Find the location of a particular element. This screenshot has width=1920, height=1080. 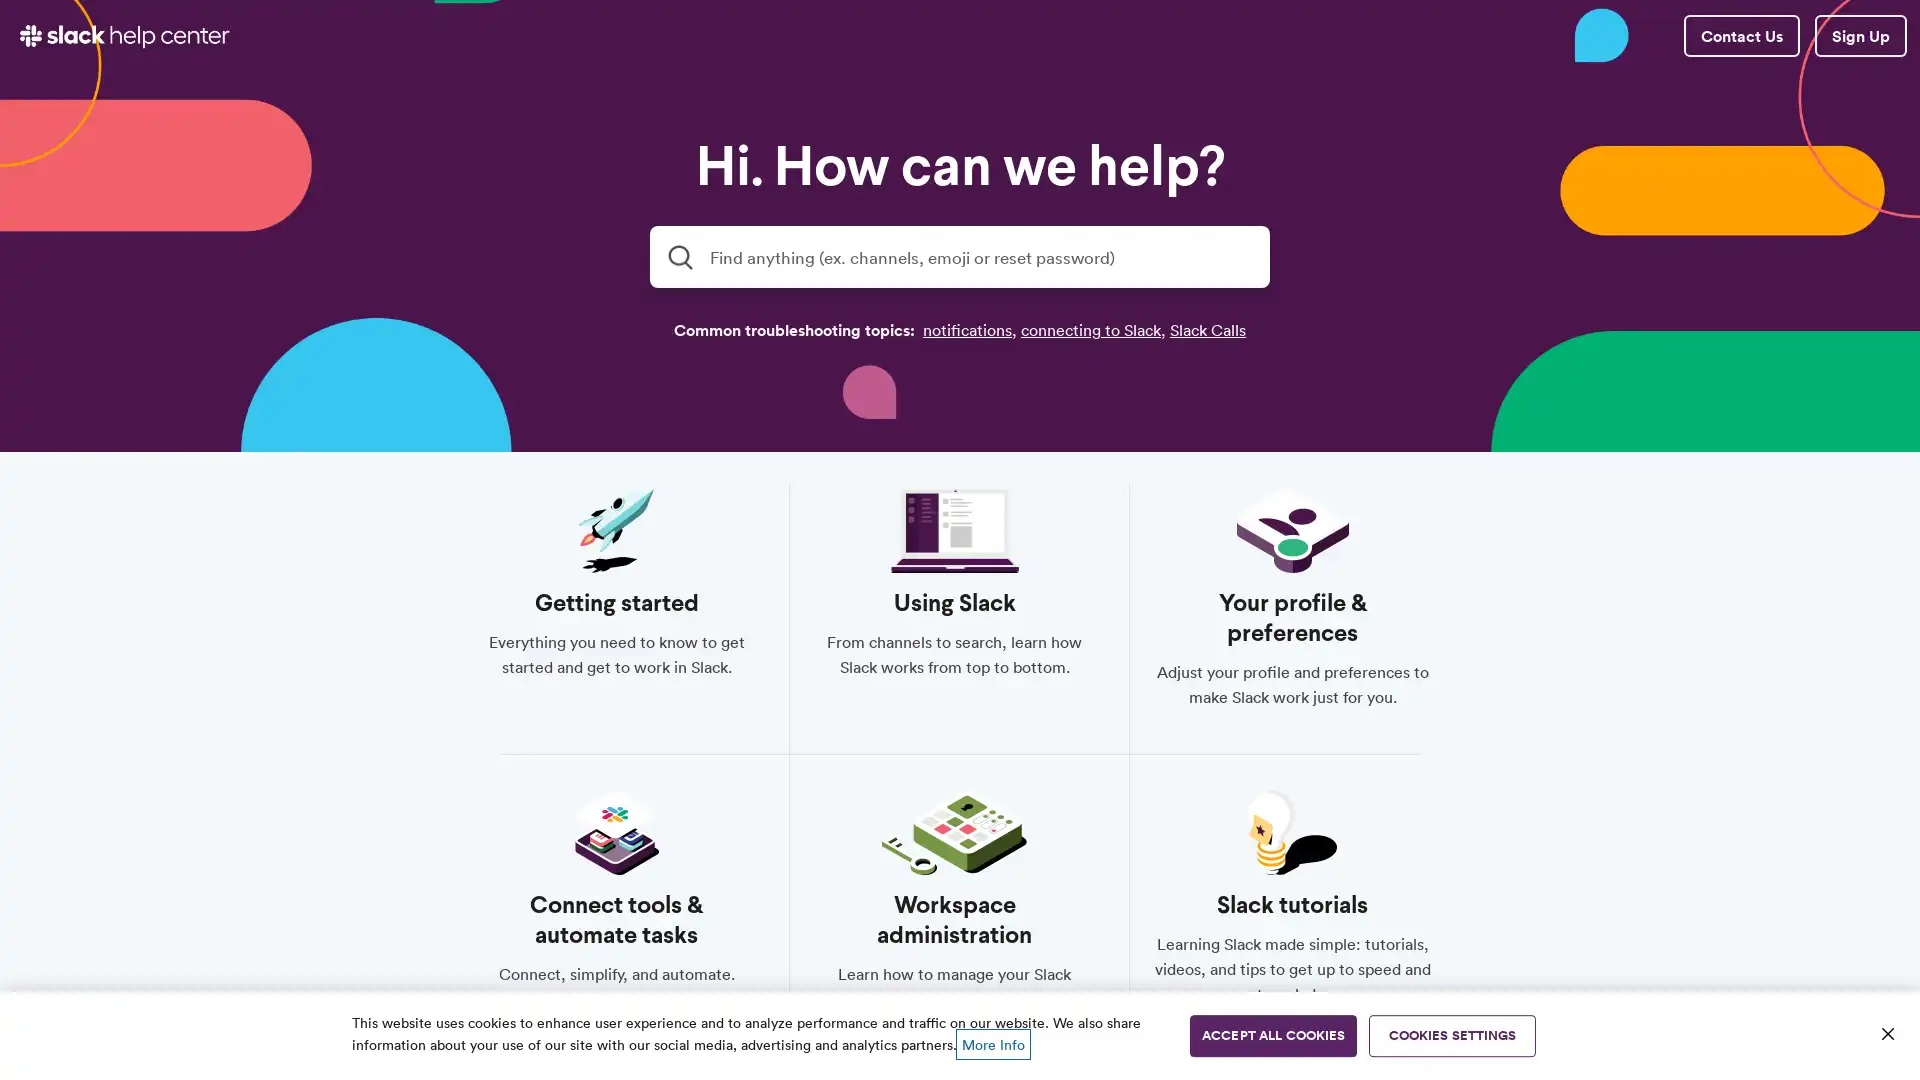

Close is located at coordinates (1886, 1033).